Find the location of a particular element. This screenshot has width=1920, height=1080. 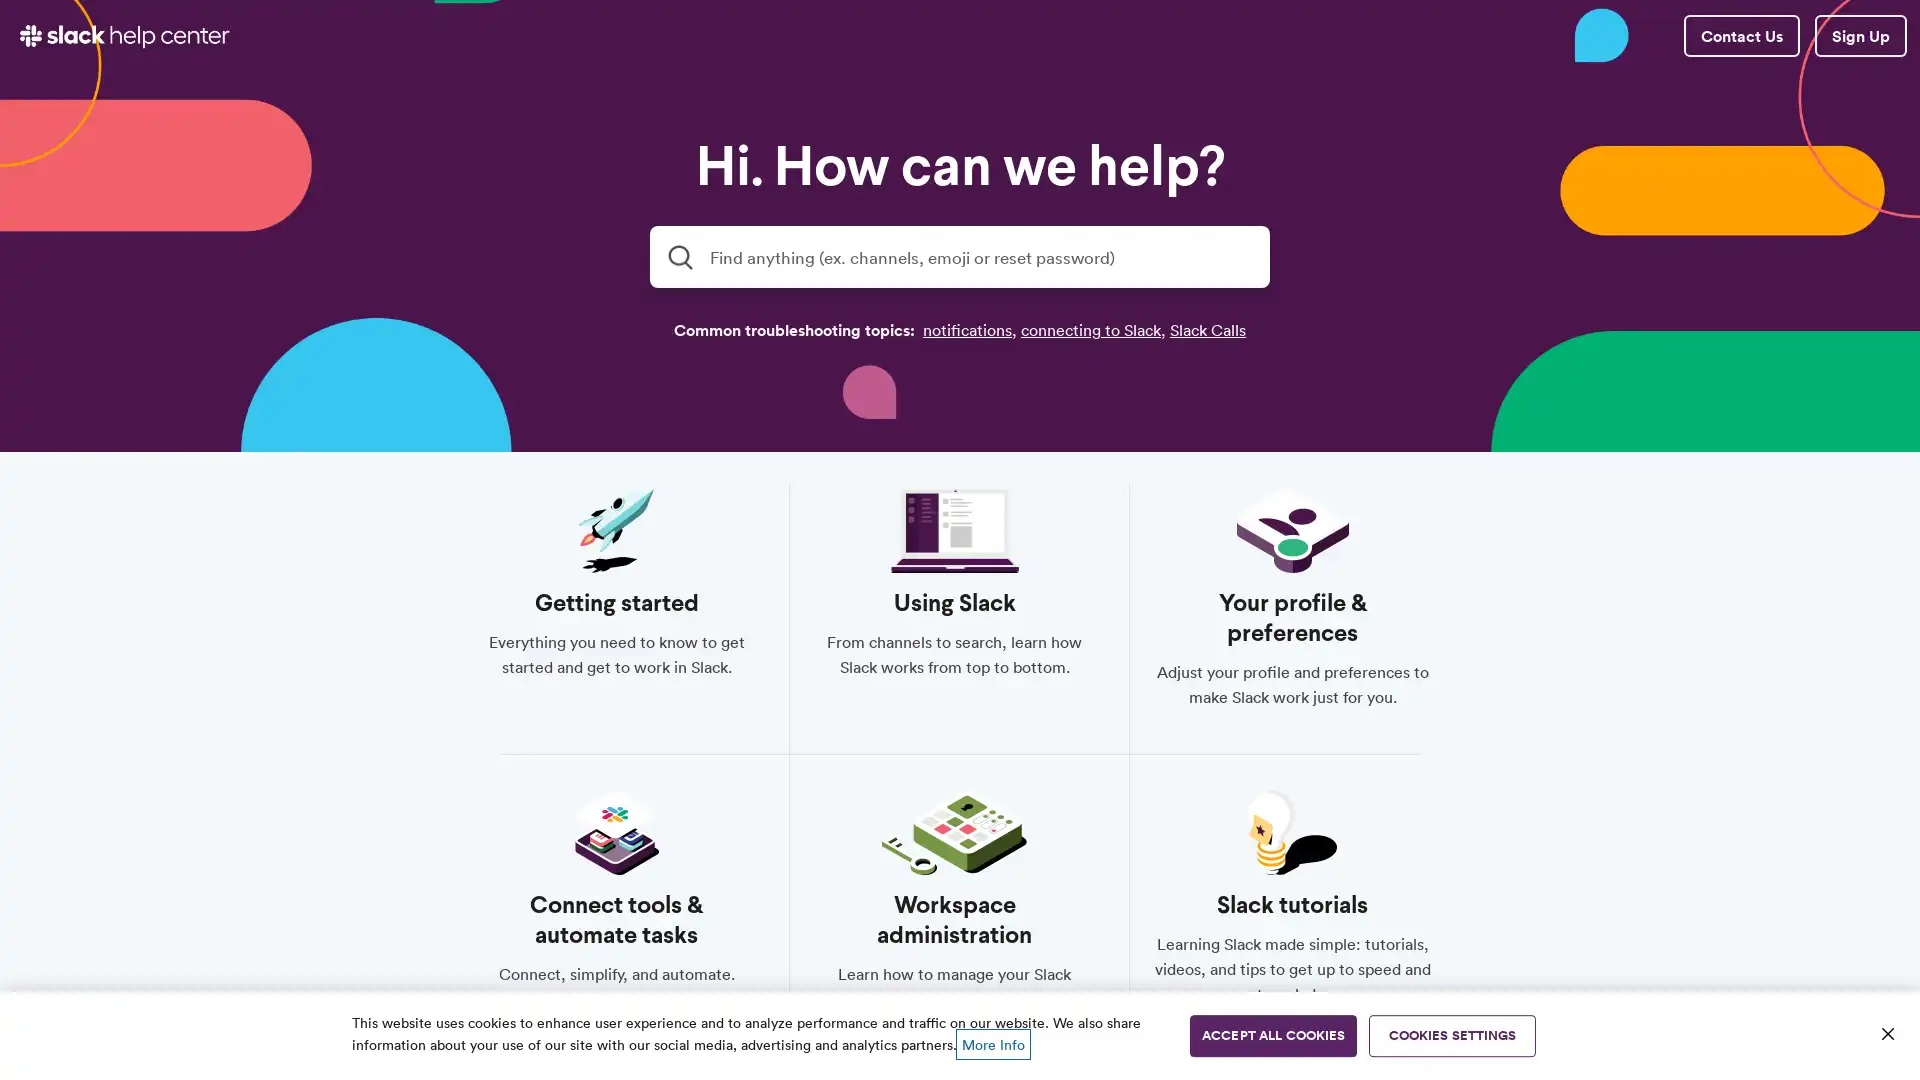

Close is located at coordinates (1886, 1033).